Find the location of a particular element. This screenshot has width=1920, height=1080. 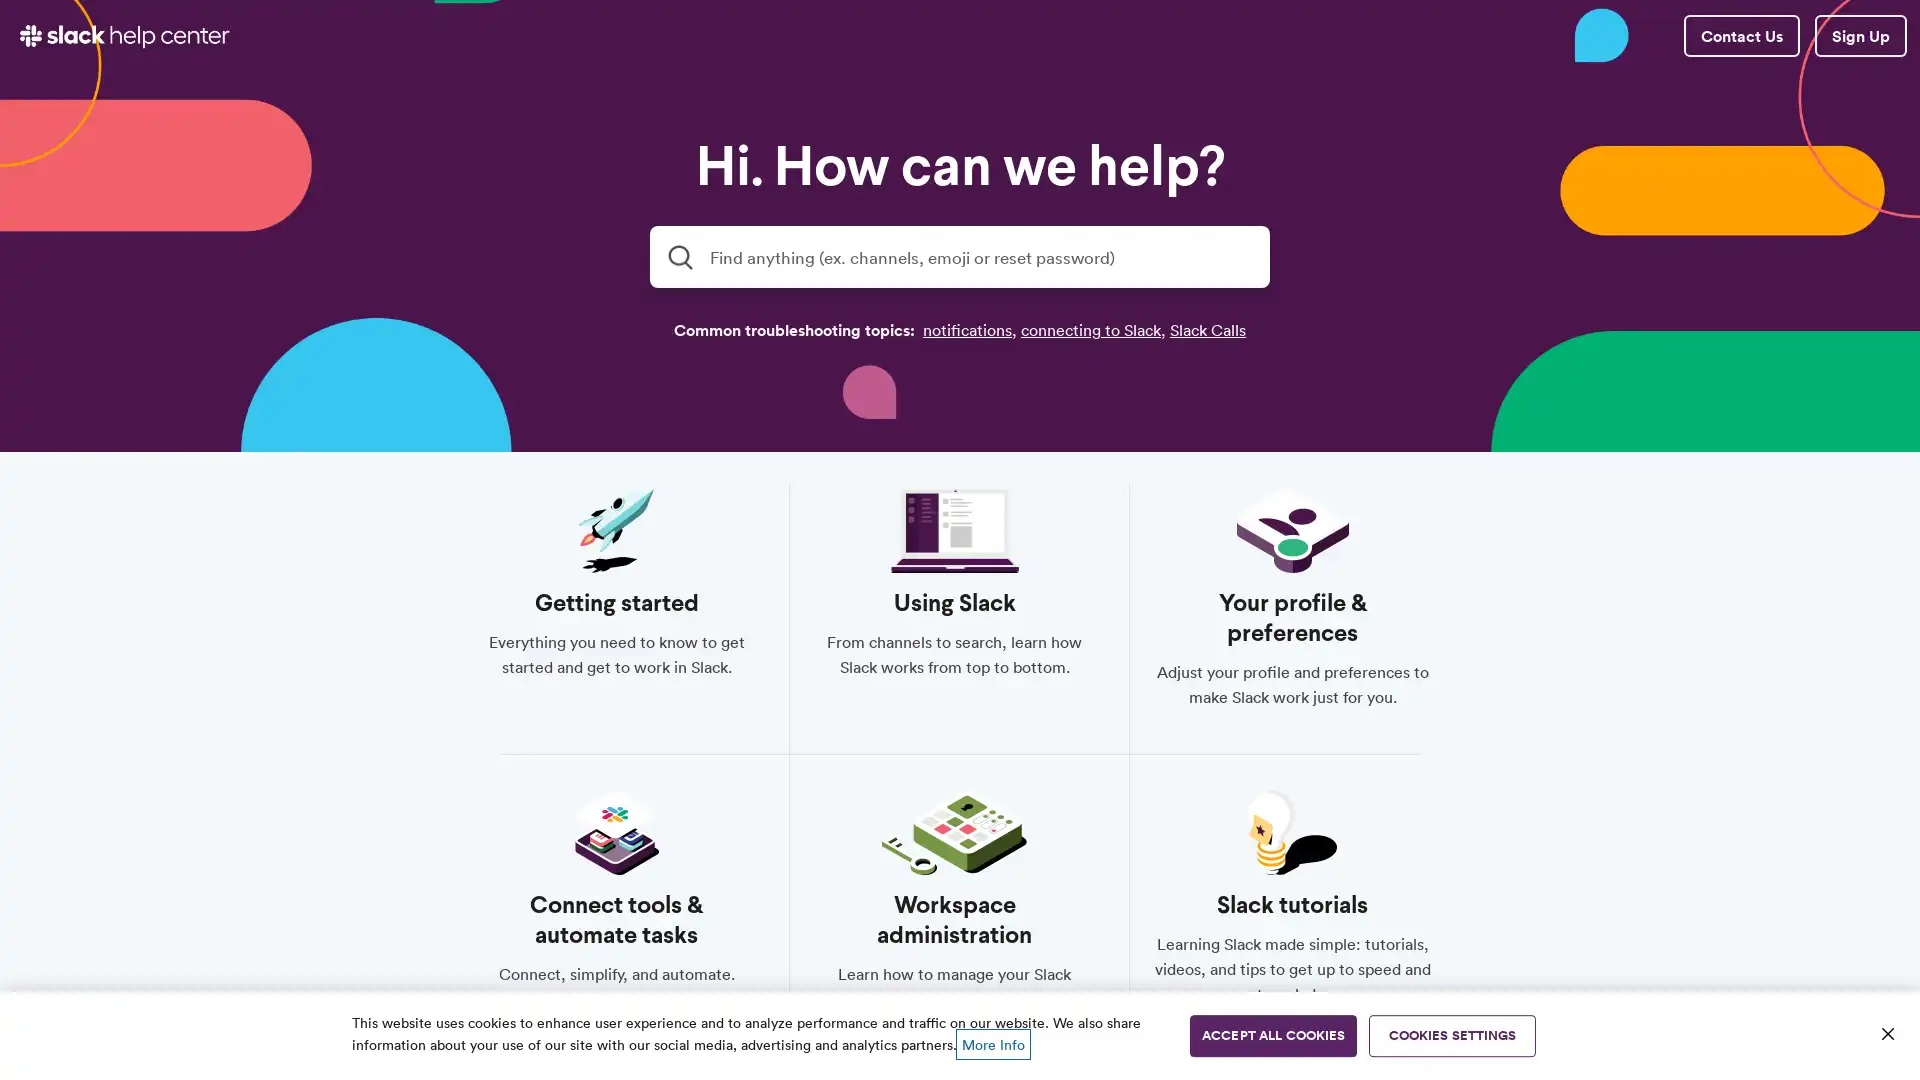

Close is located at coordinates (1886, 1033).